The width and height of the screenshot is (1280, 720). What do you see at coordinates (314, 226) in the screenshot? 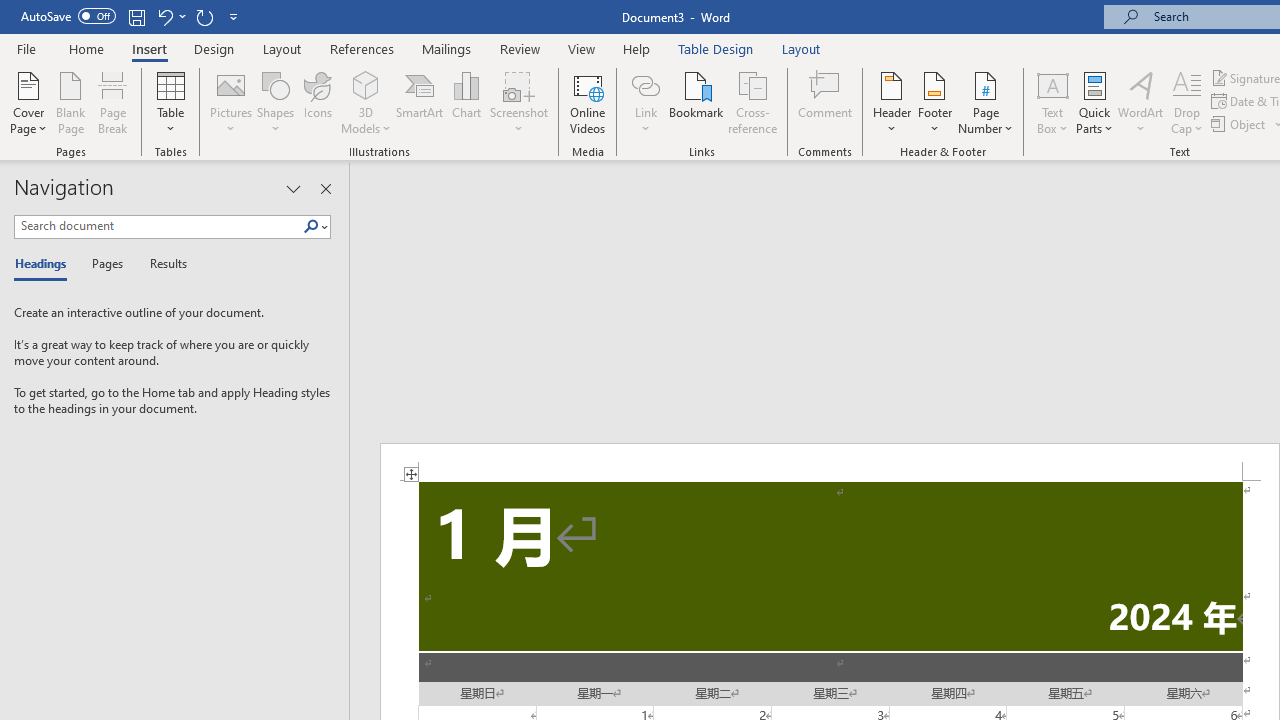
I see `'Search'` at bounding box center [314, 226].